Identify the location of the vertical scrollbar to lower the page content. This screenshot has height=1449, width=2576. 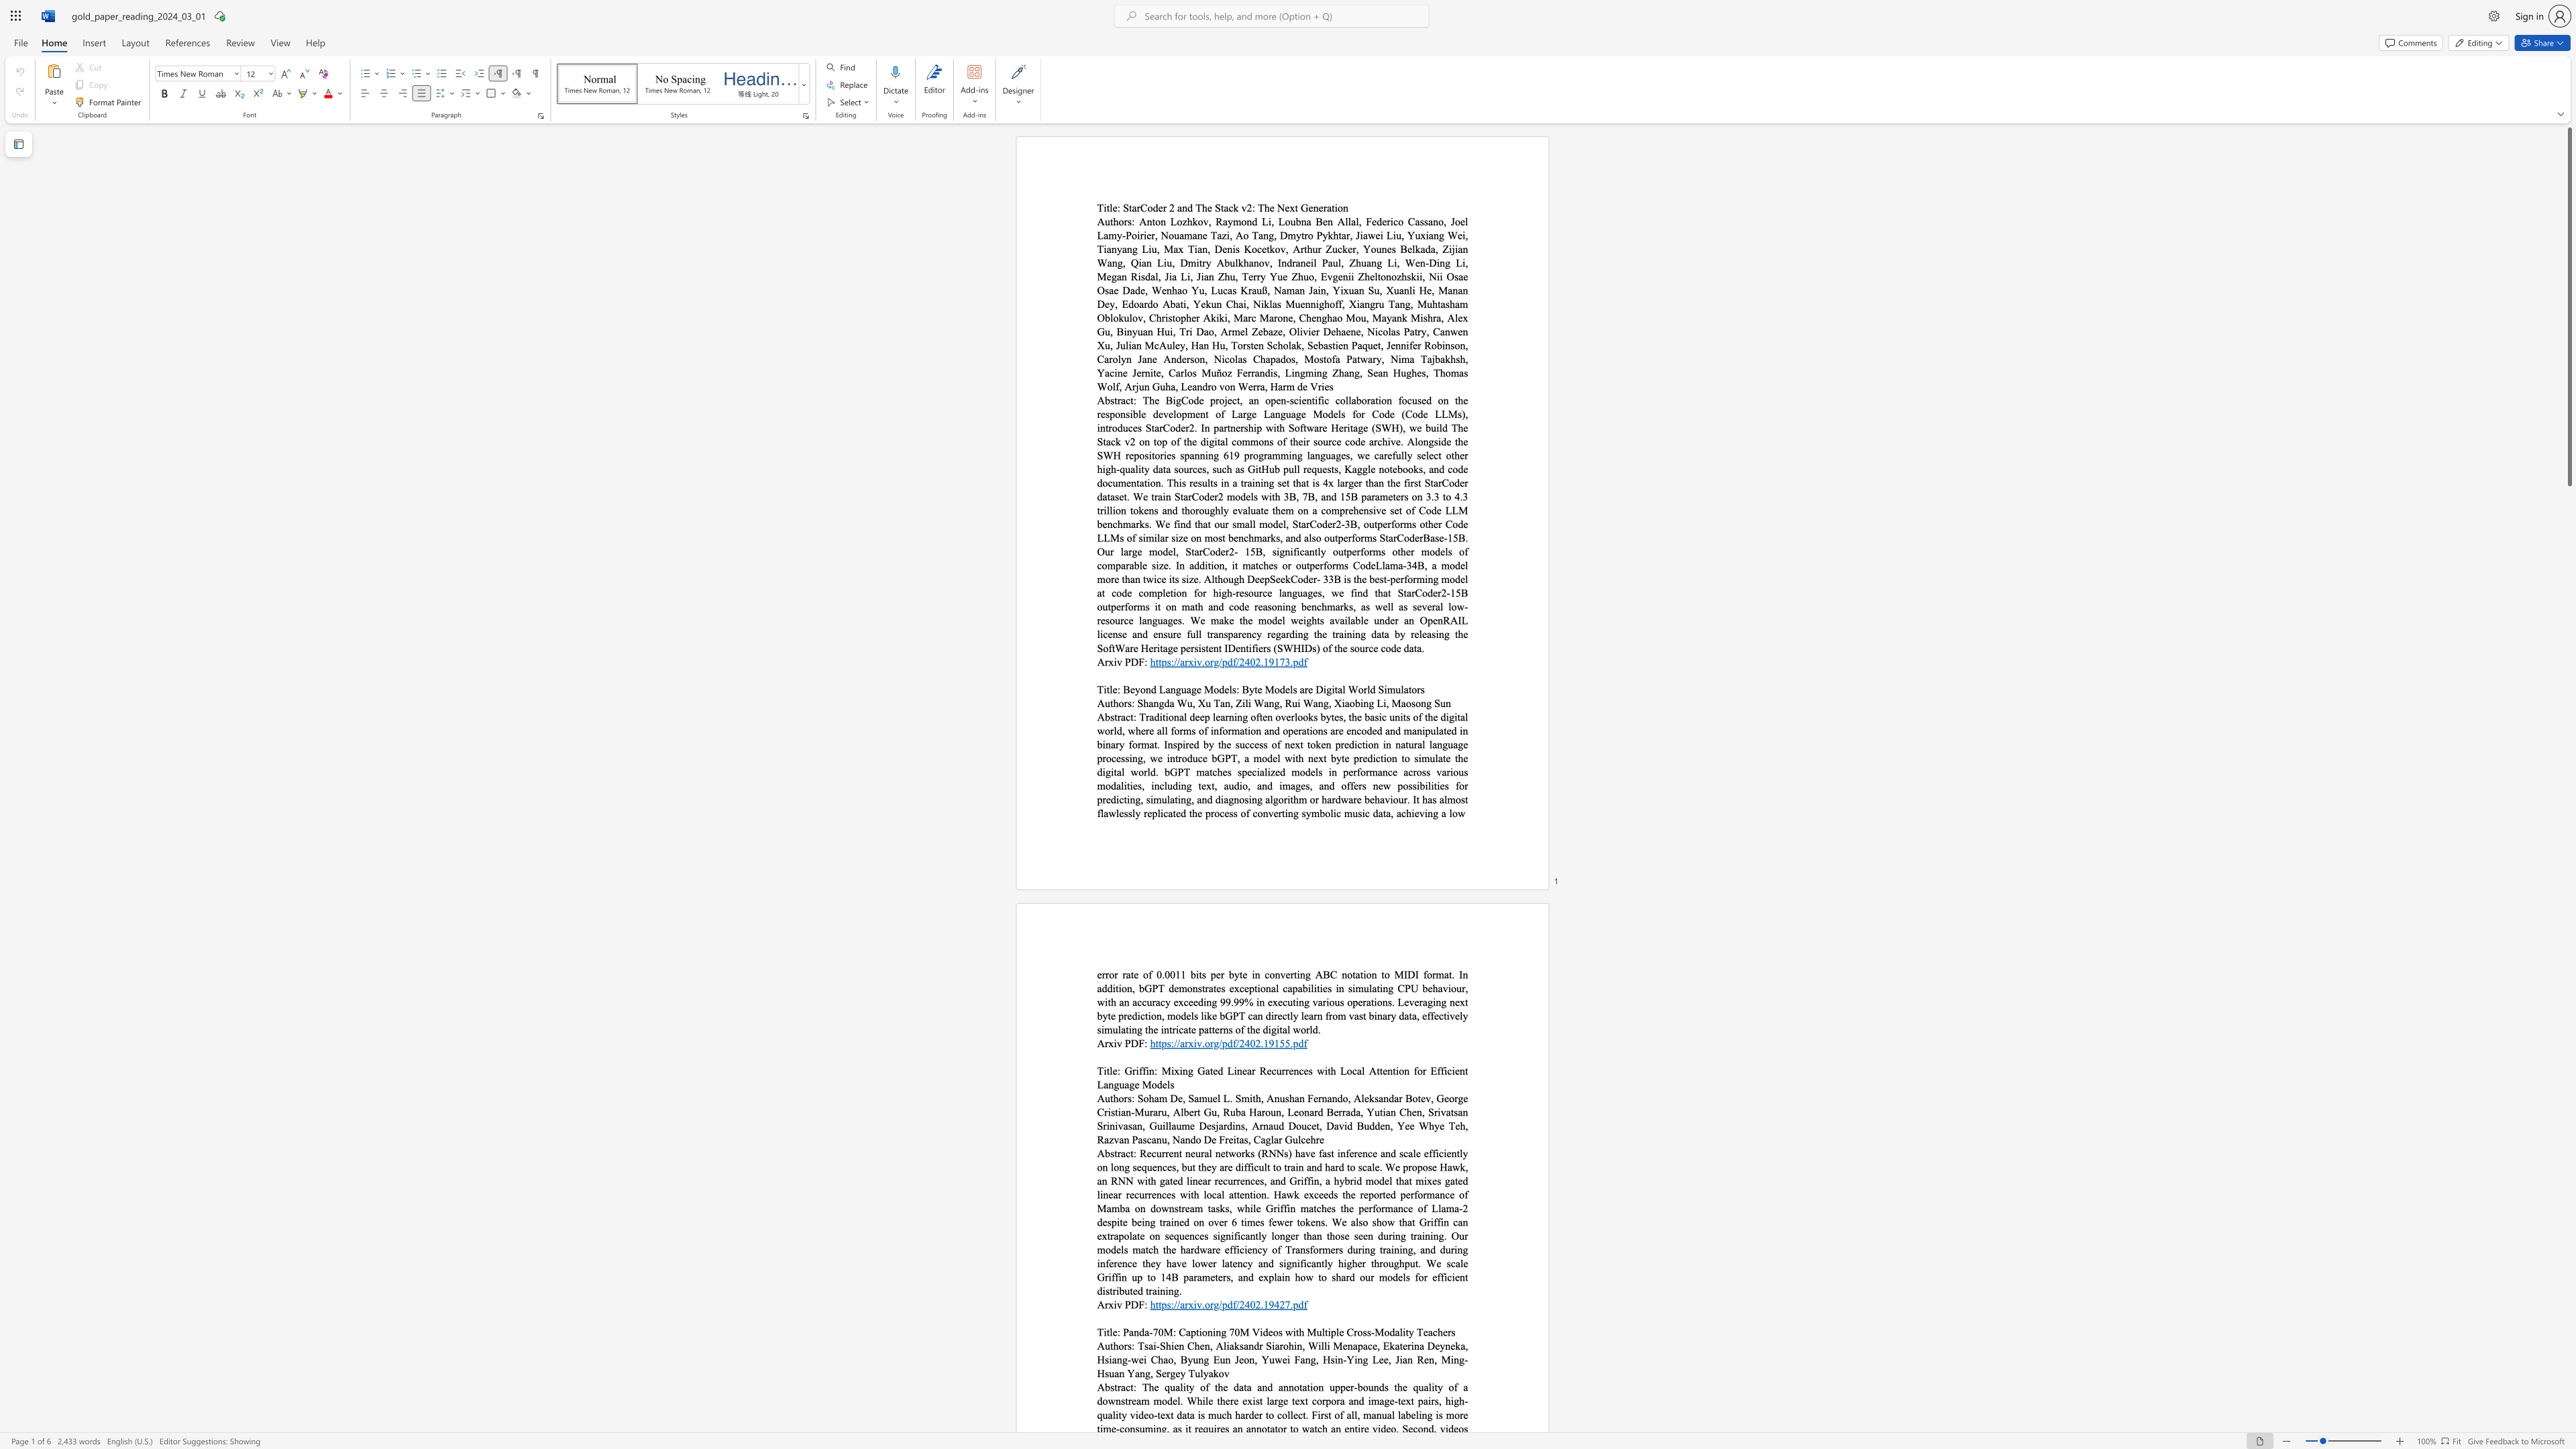
(2568, 791).